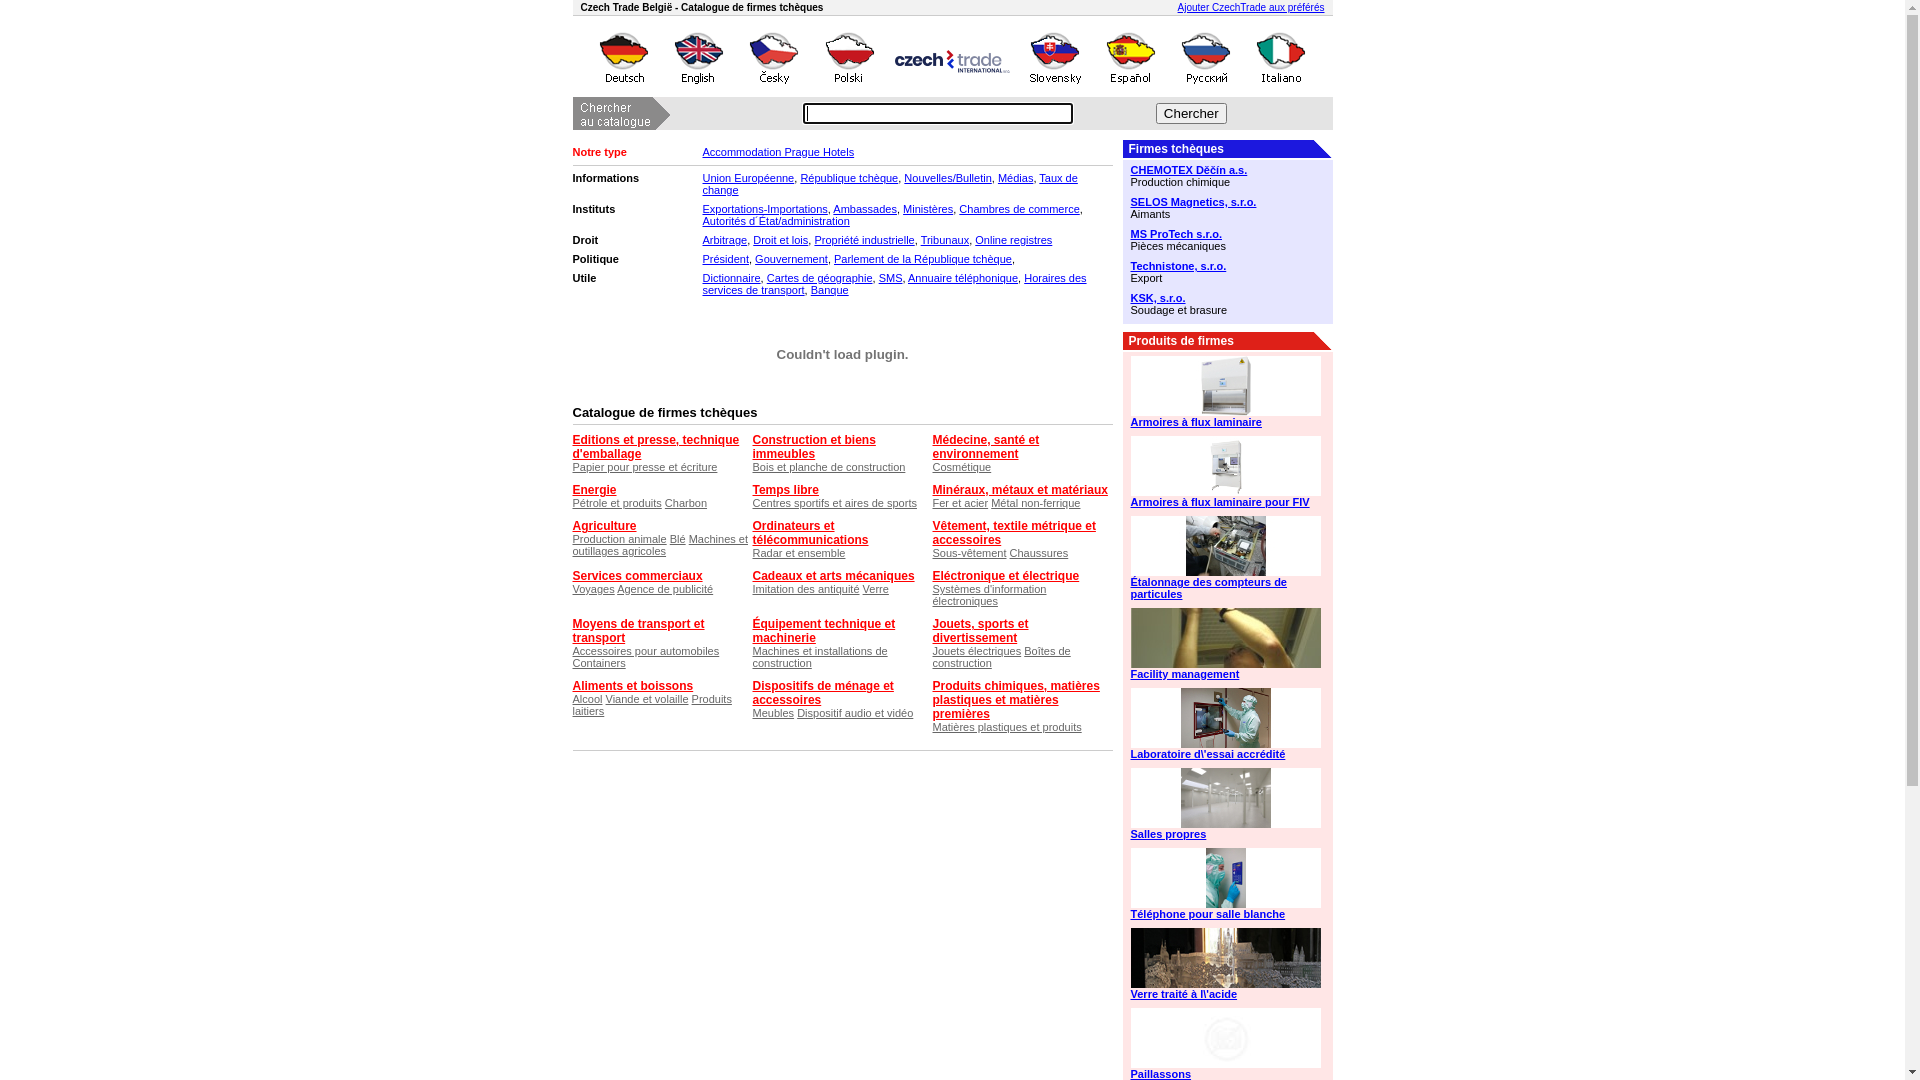  What do you see at coordinates (593, 489) in the screenshot?
I see `'Energie'` at bounding box center [593, 489].